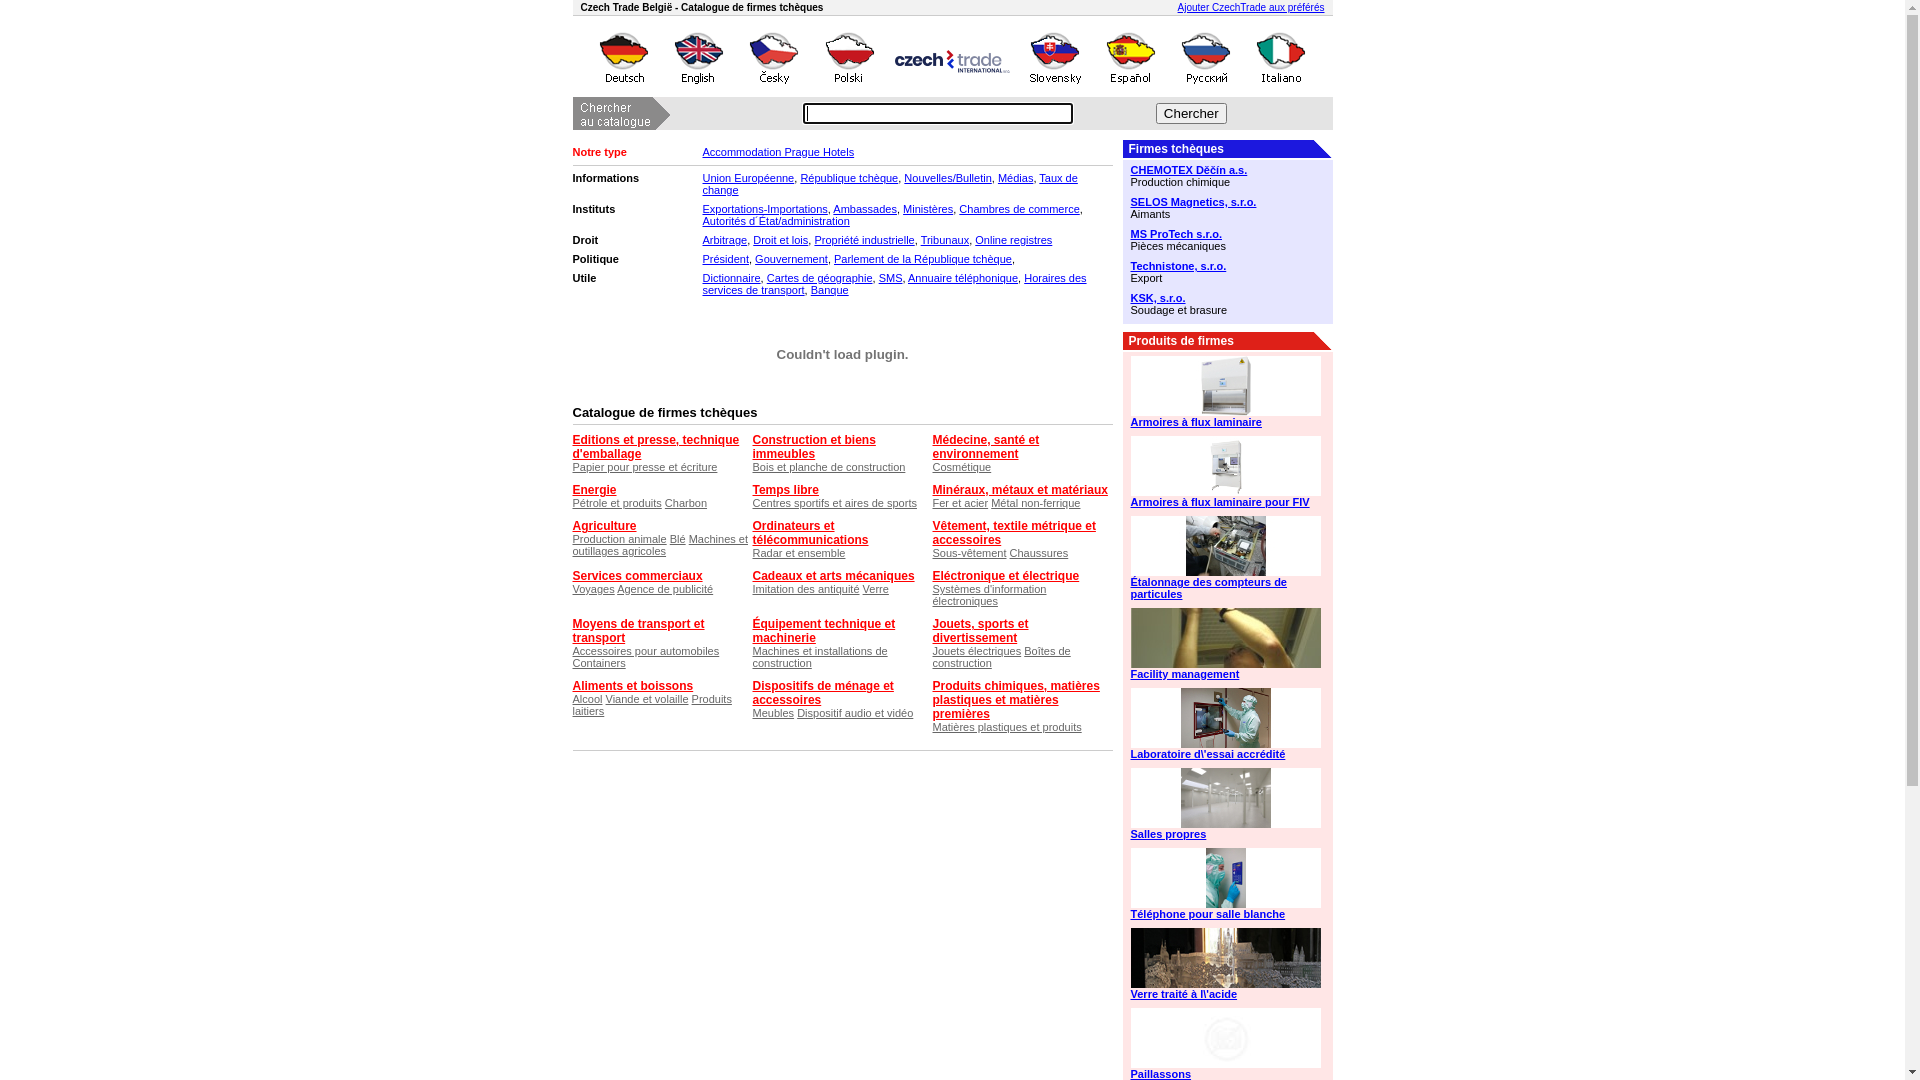  What do you see at coordinates (593, 489) in the screenshot?
I see `'Energie'` at bounding box center [593, 489].